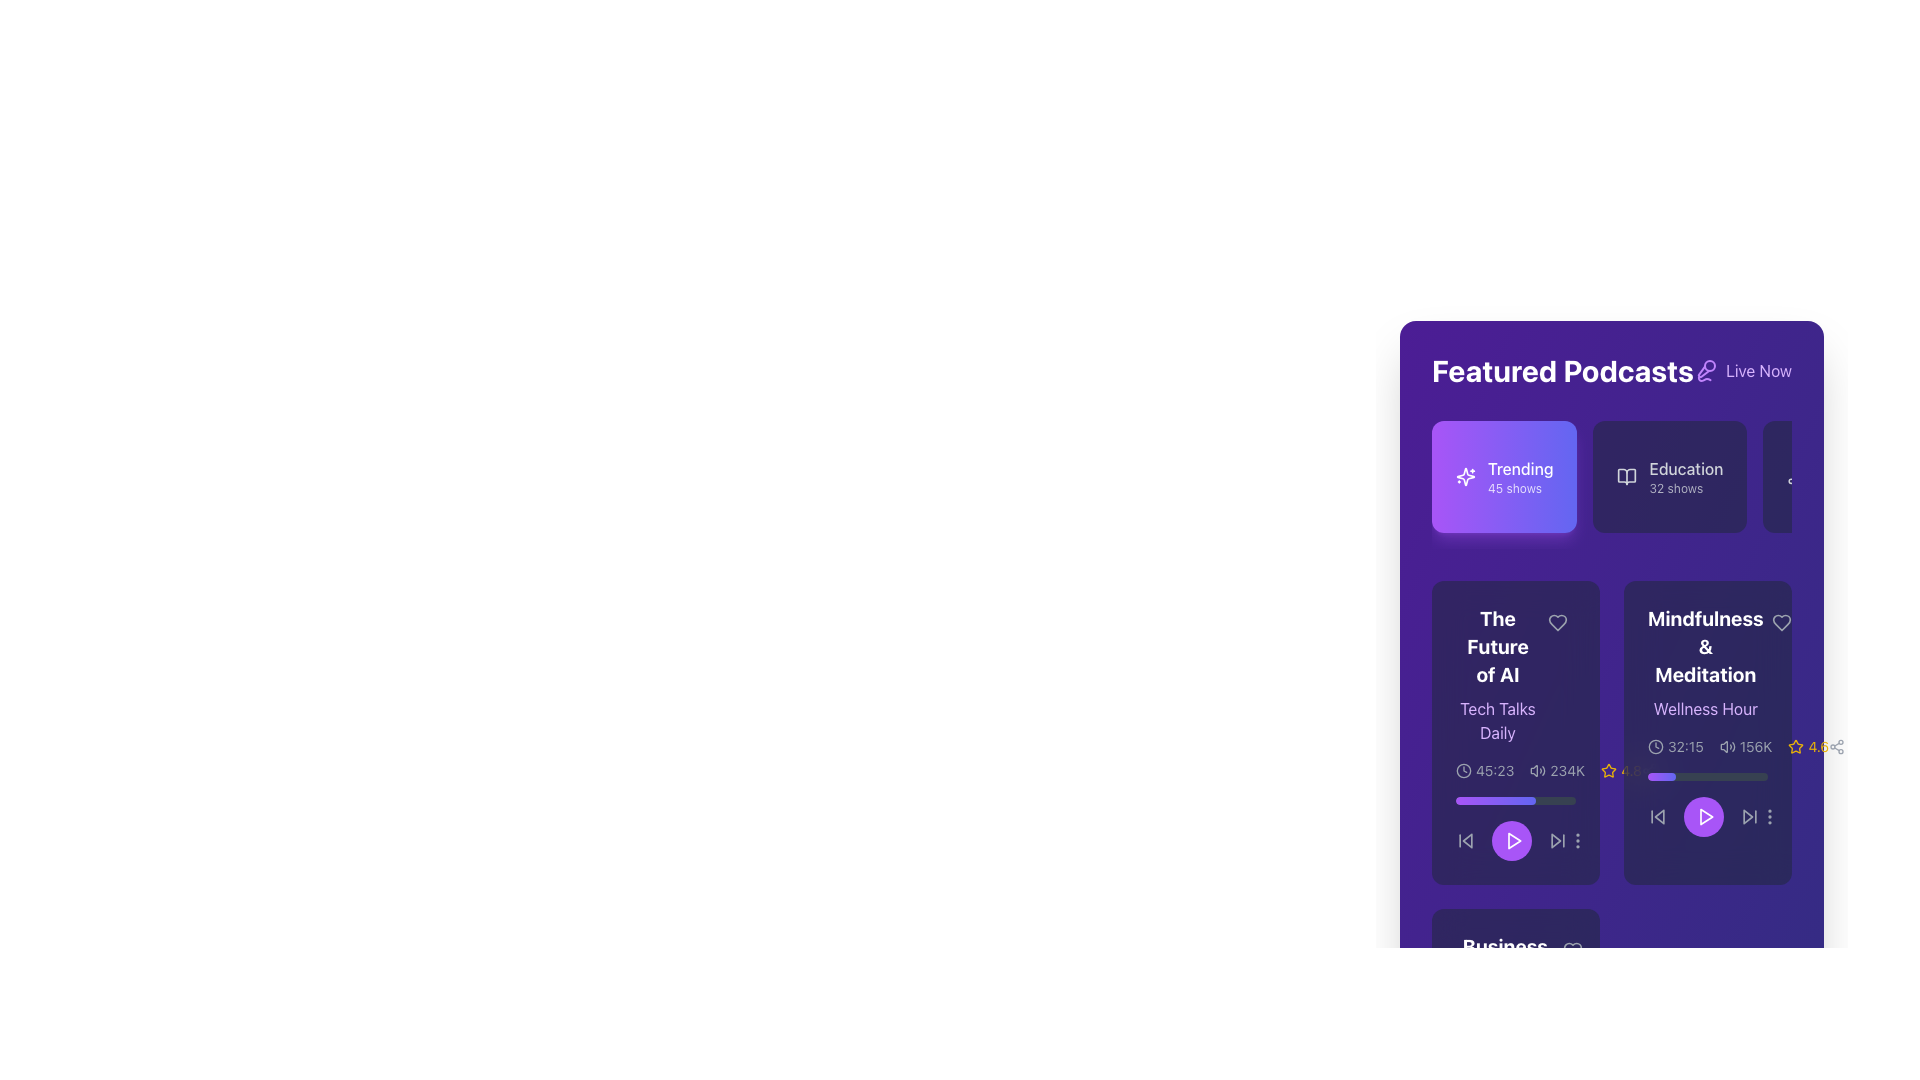 The height and width of the screenshot is (1080, 1920). What do you see at coordinates (1464, 770) in the screenshot?
I see `the decorative circle element of the clock icon located in the audio player section for 'The Future of AI' podcast, positioned to the right of the playback duration time display` at bounding box center [1464, 770].